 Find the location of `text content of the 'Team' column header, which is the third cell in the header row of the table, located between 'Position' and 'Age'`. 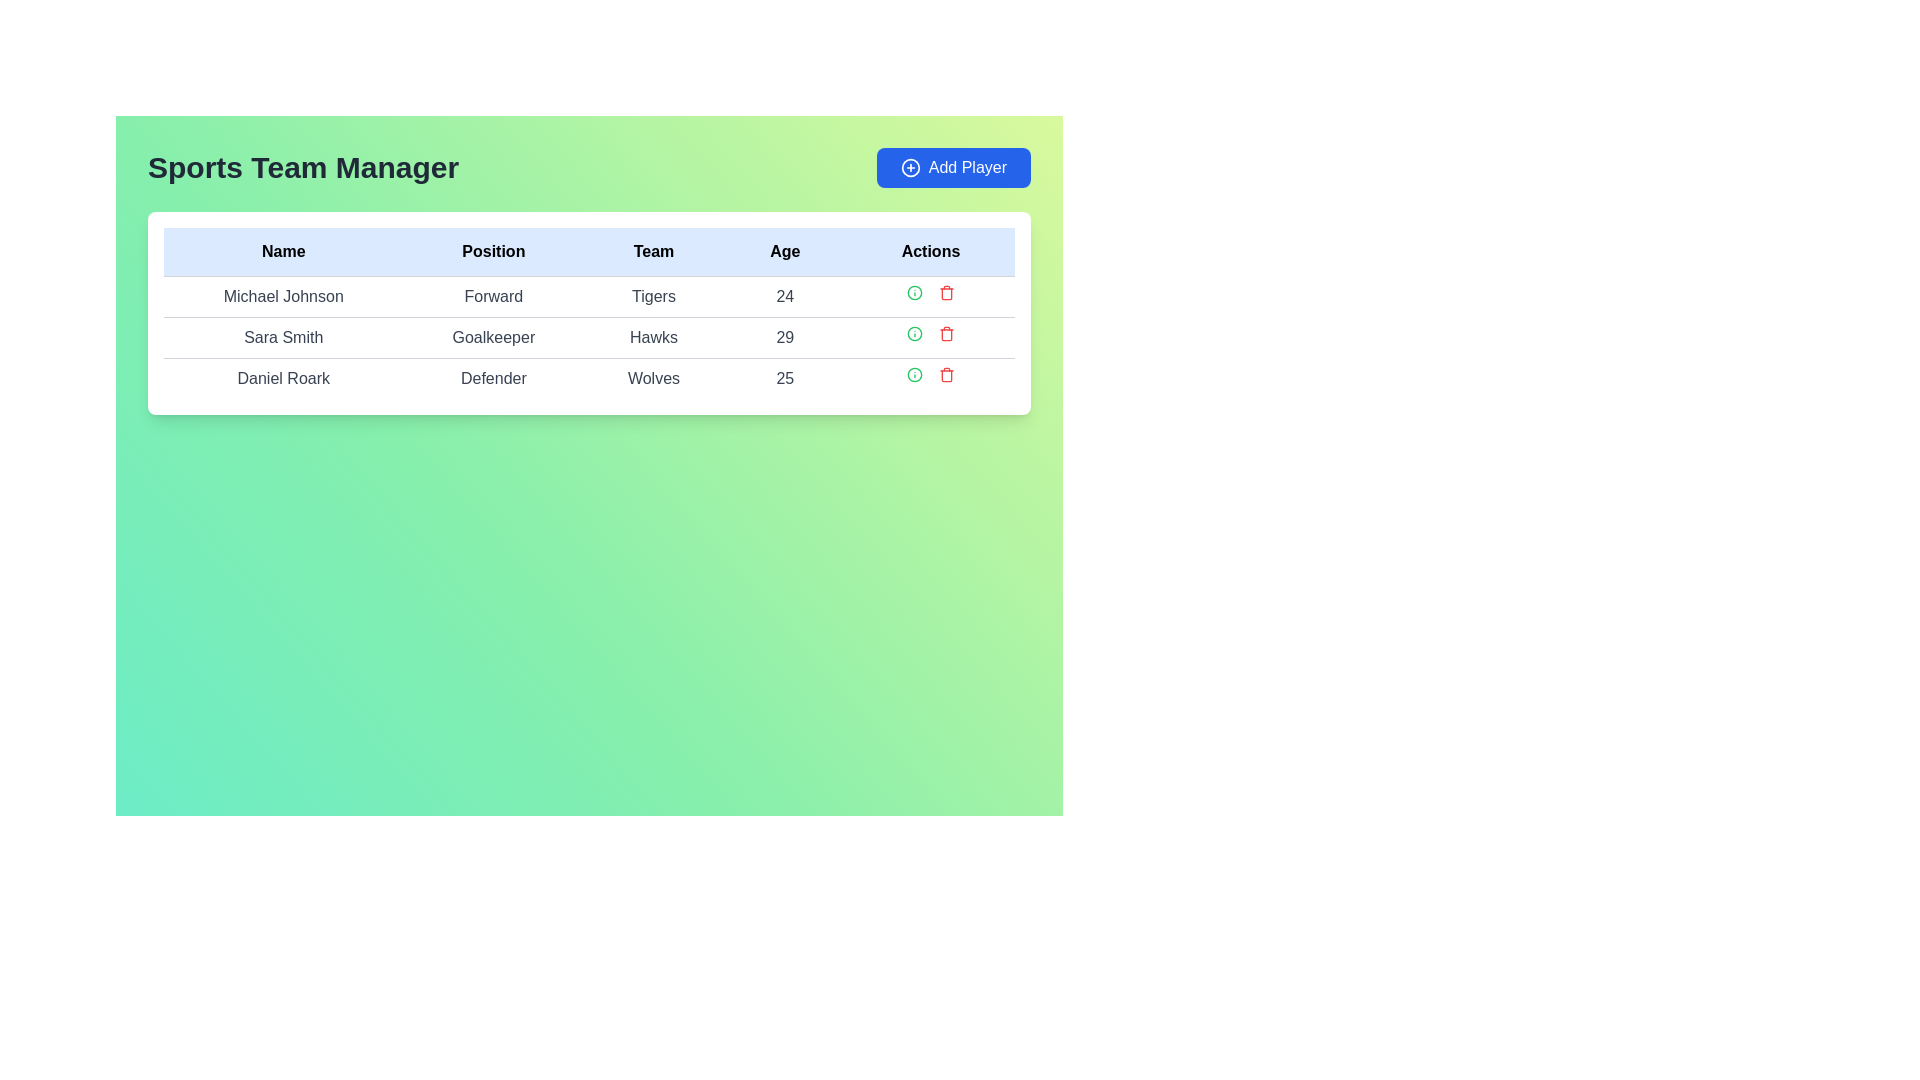

text content of the 'Team' column header, which is the third cell in the header row of the table, located between 'Position' and 'Age' is located at coordinates (653, 251).